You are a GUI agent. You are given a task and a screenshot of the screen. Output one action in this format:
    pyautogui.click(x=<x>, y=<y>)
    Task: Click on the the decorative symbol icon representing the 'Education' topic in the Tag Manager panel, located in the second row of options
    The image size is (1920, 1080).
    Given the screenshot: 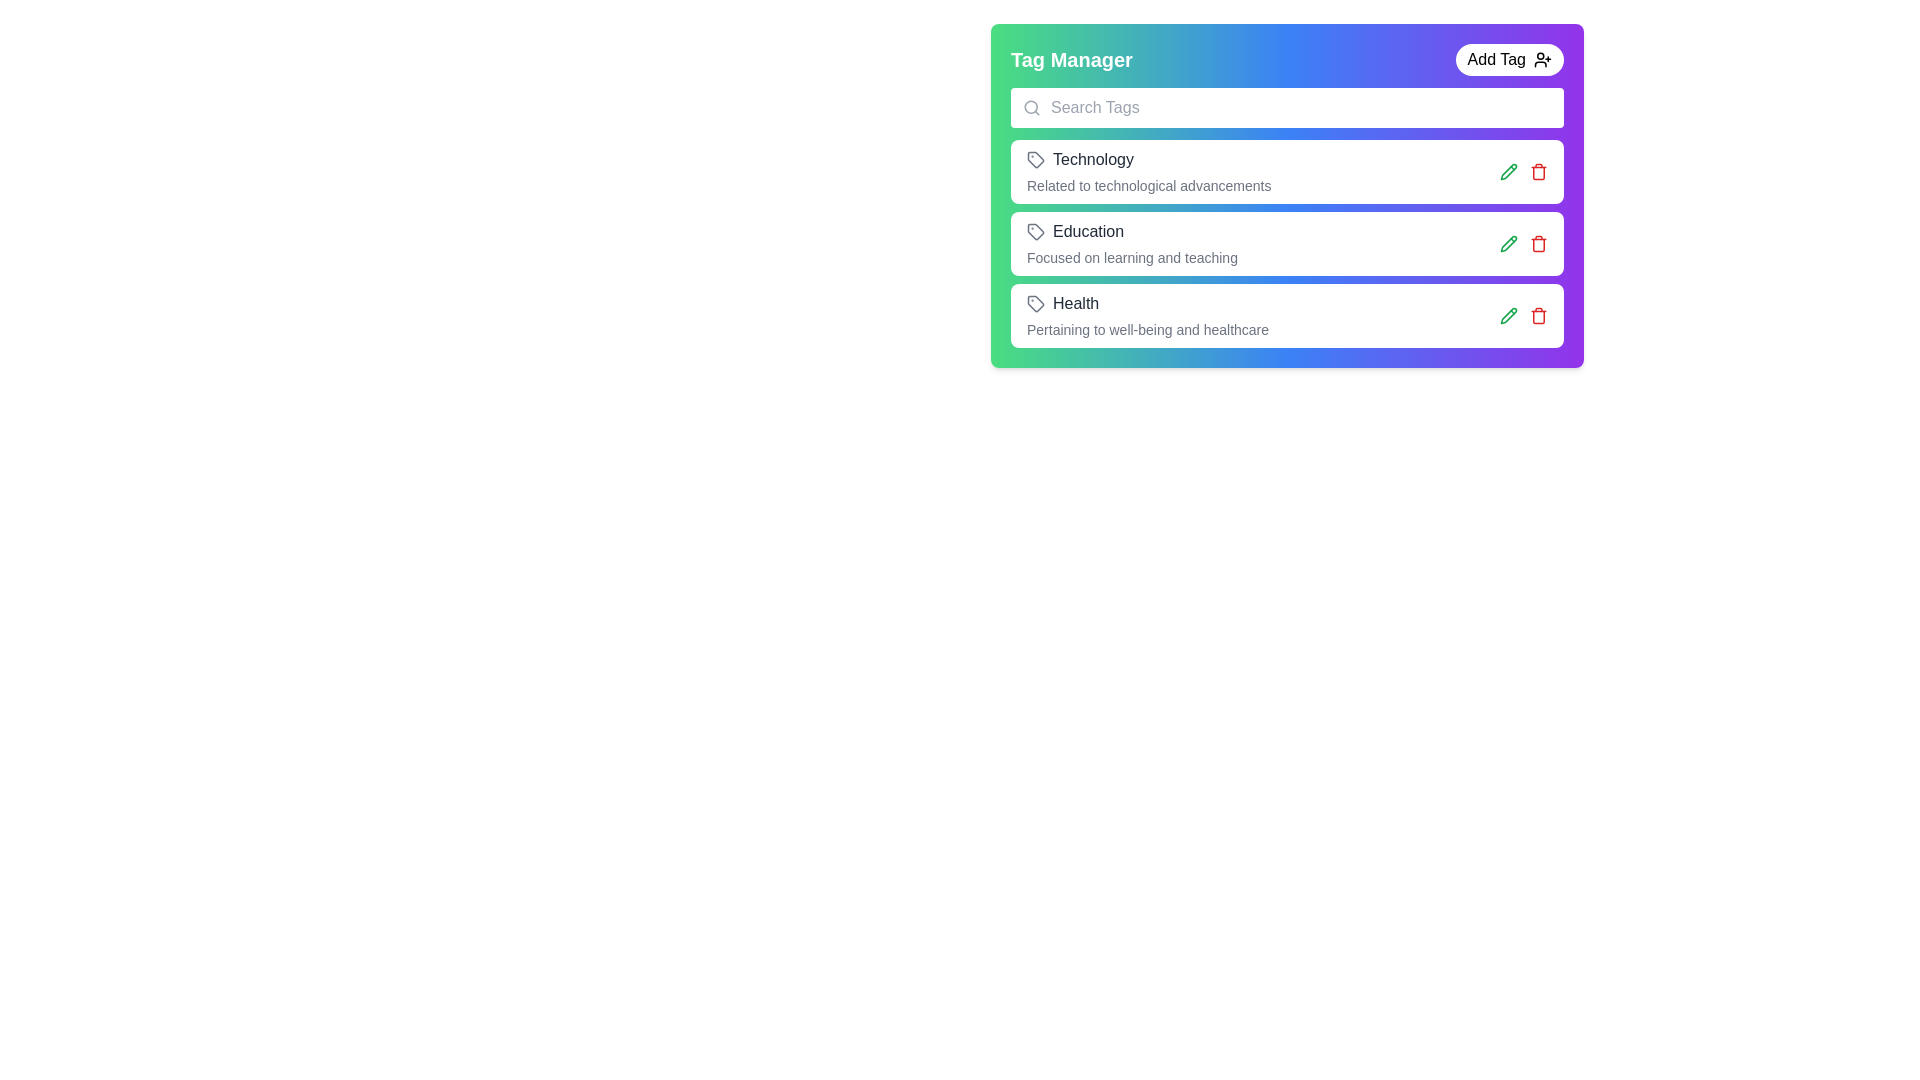 What is the action you would take?
    pyautogui.click(x=1036, y=230)
    